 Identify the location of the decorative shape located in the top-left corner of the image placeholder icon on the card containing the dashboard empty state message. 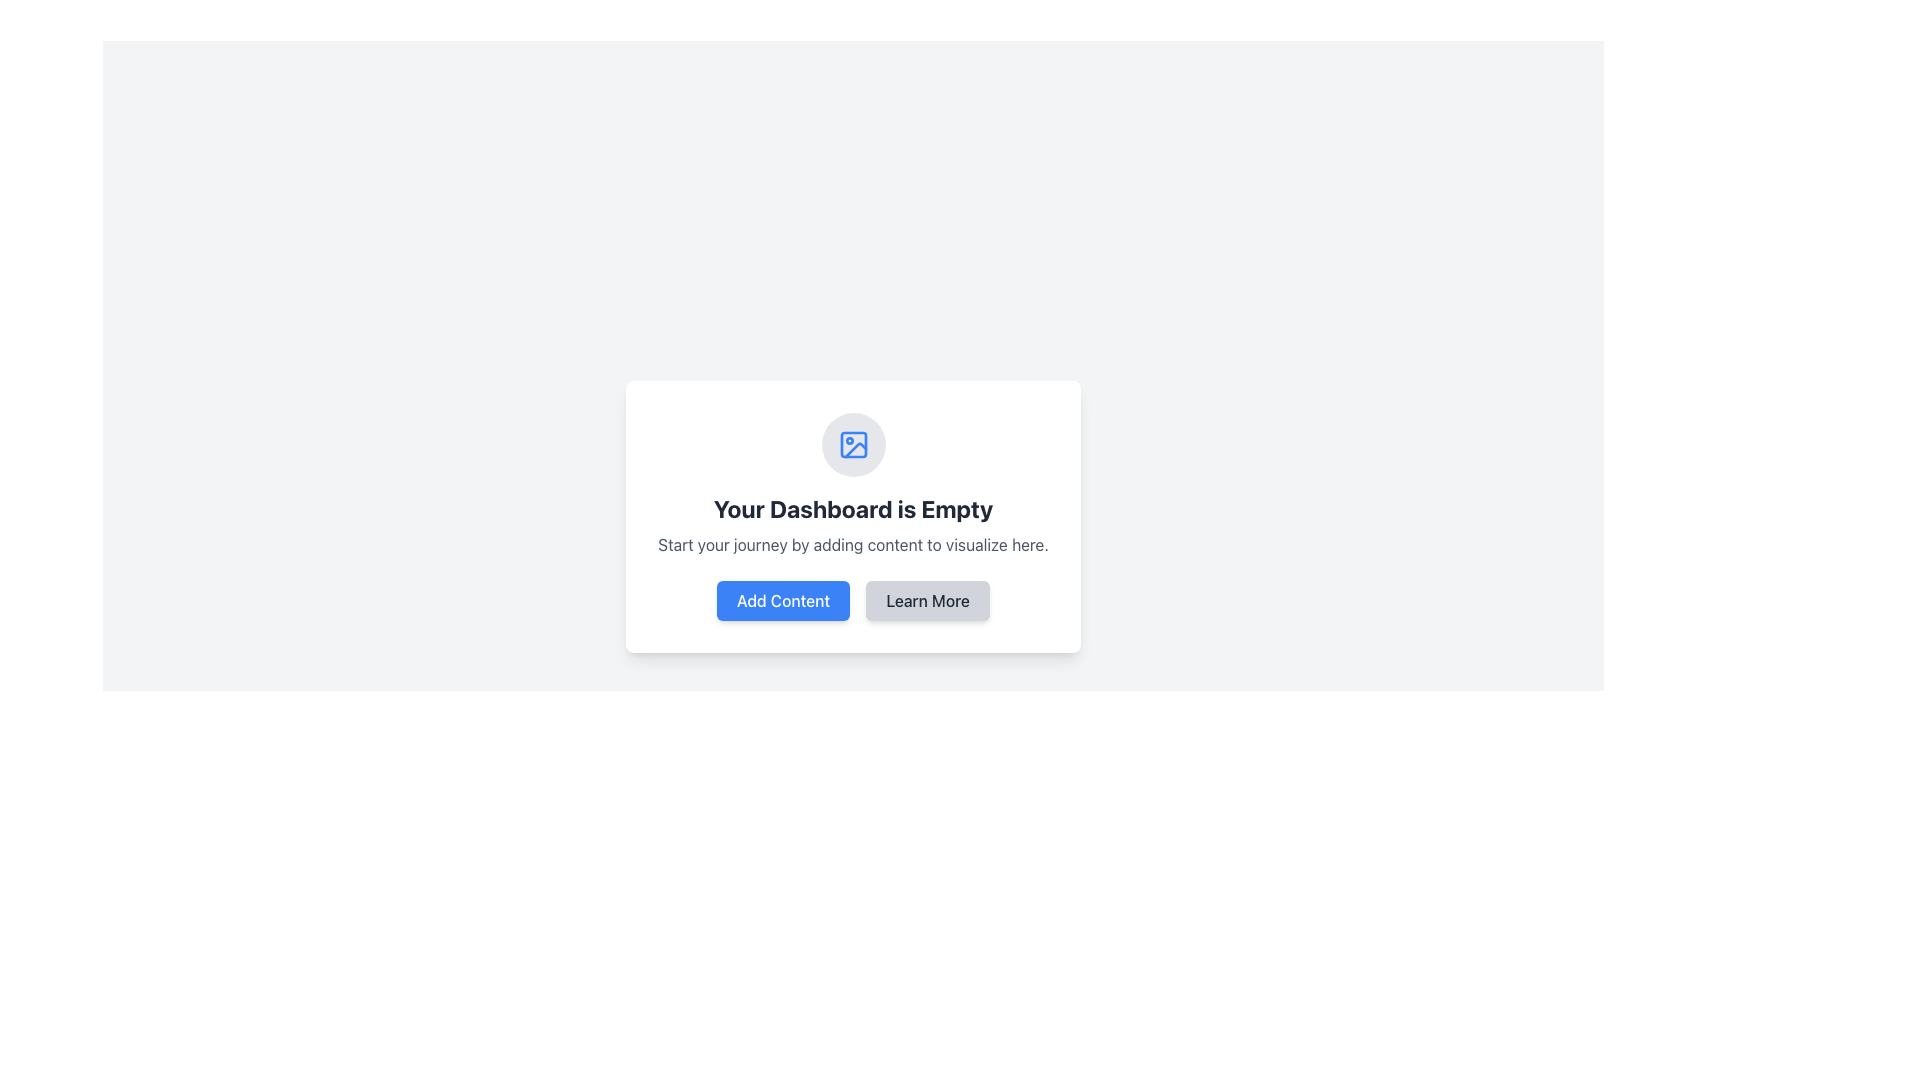
(853, 443).